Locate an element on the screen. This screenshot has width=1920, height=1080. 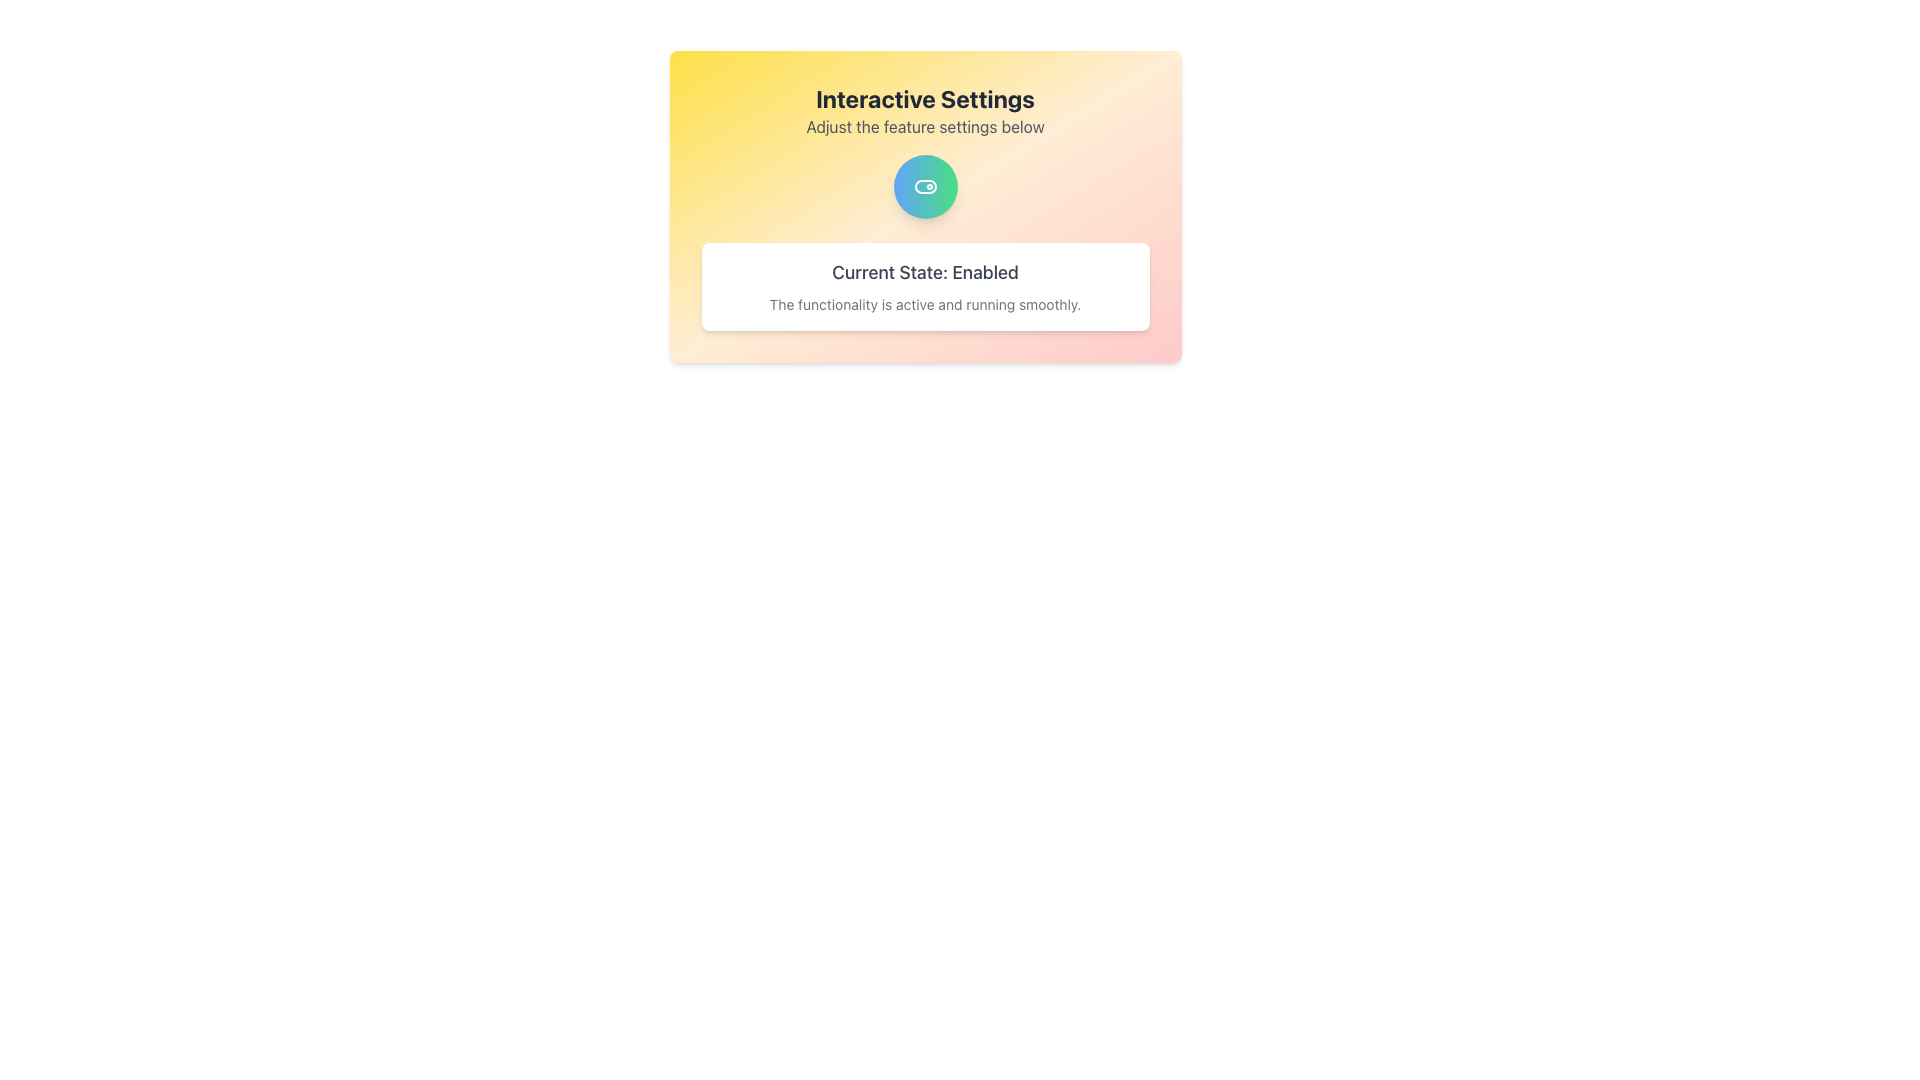
the state change of the rectangular toggle background, which serves as the base of a toggle switch with a gradient color fill from light blue to teal is located at coordinates (924, 186).